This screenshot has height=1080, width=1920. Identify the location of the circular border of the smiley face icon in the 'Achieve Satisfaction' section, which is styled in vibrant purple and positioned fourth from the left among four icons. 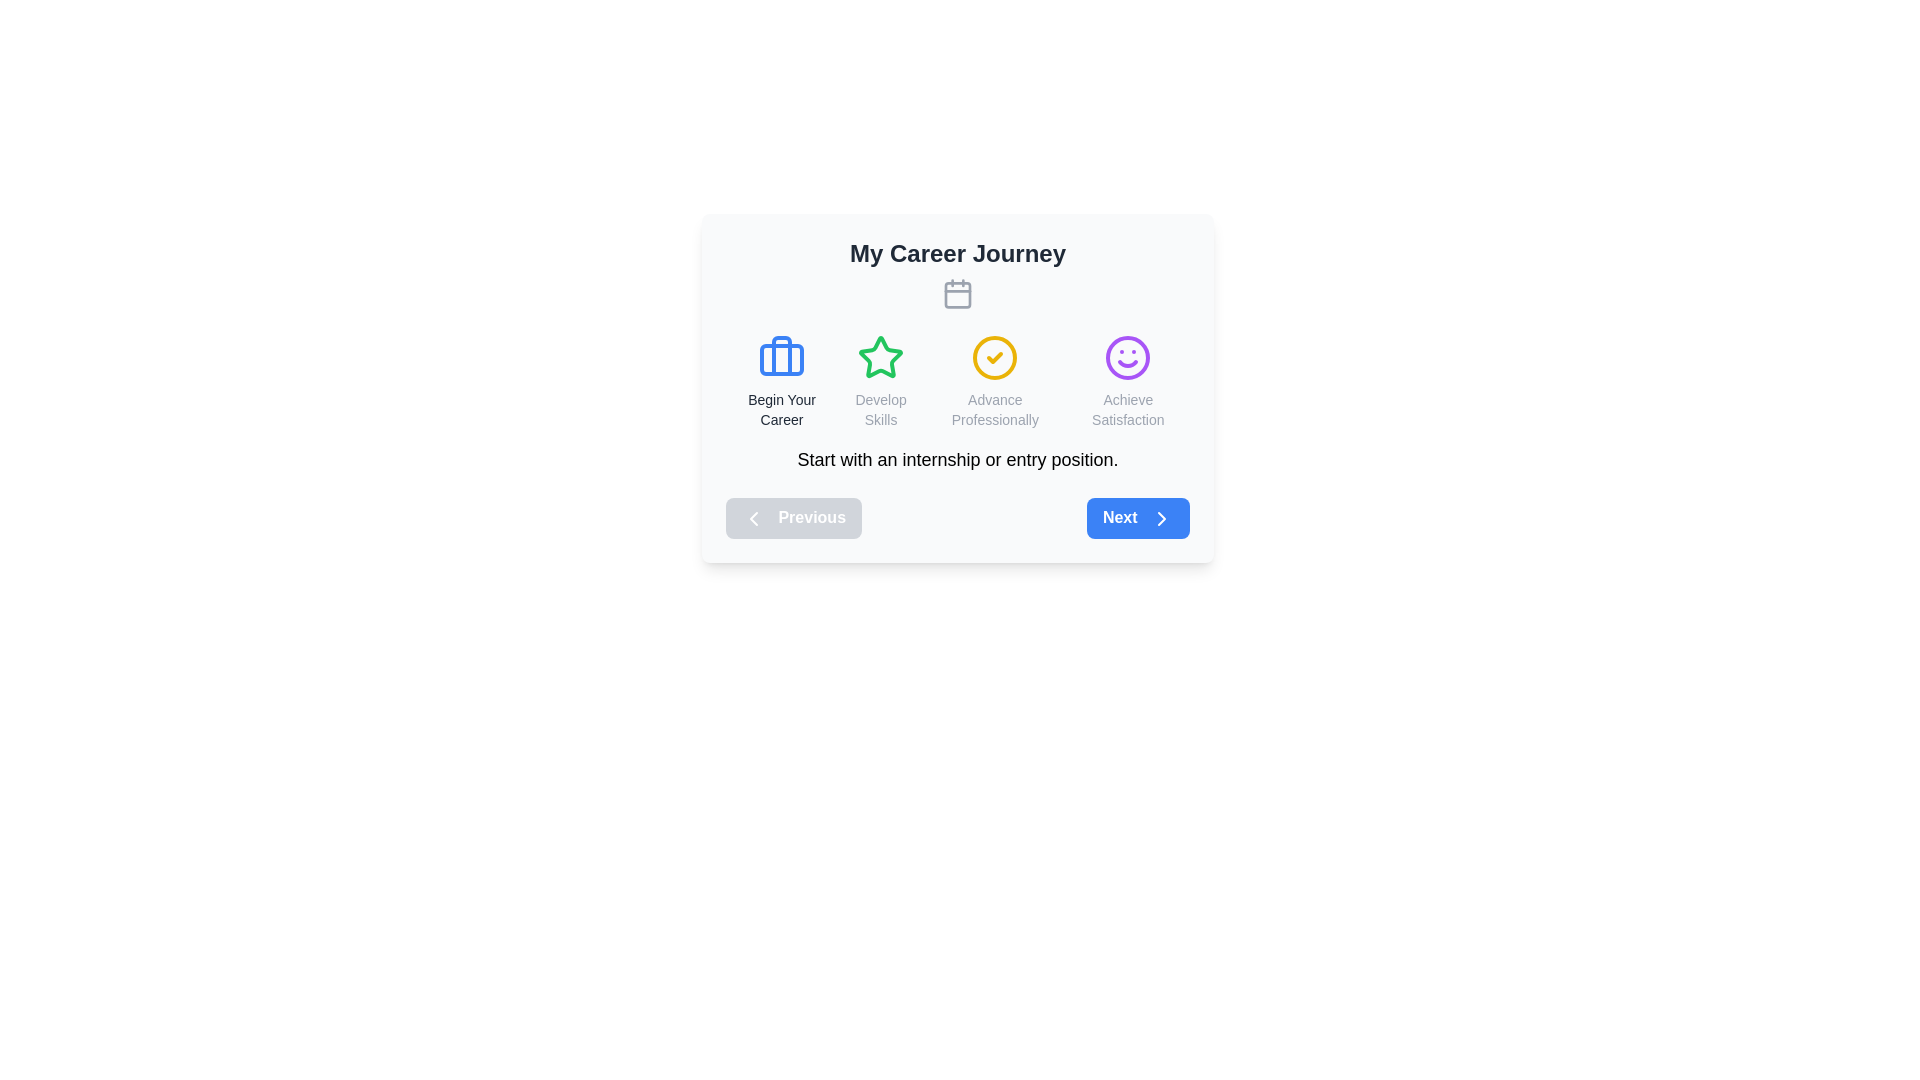
(1128, 357).